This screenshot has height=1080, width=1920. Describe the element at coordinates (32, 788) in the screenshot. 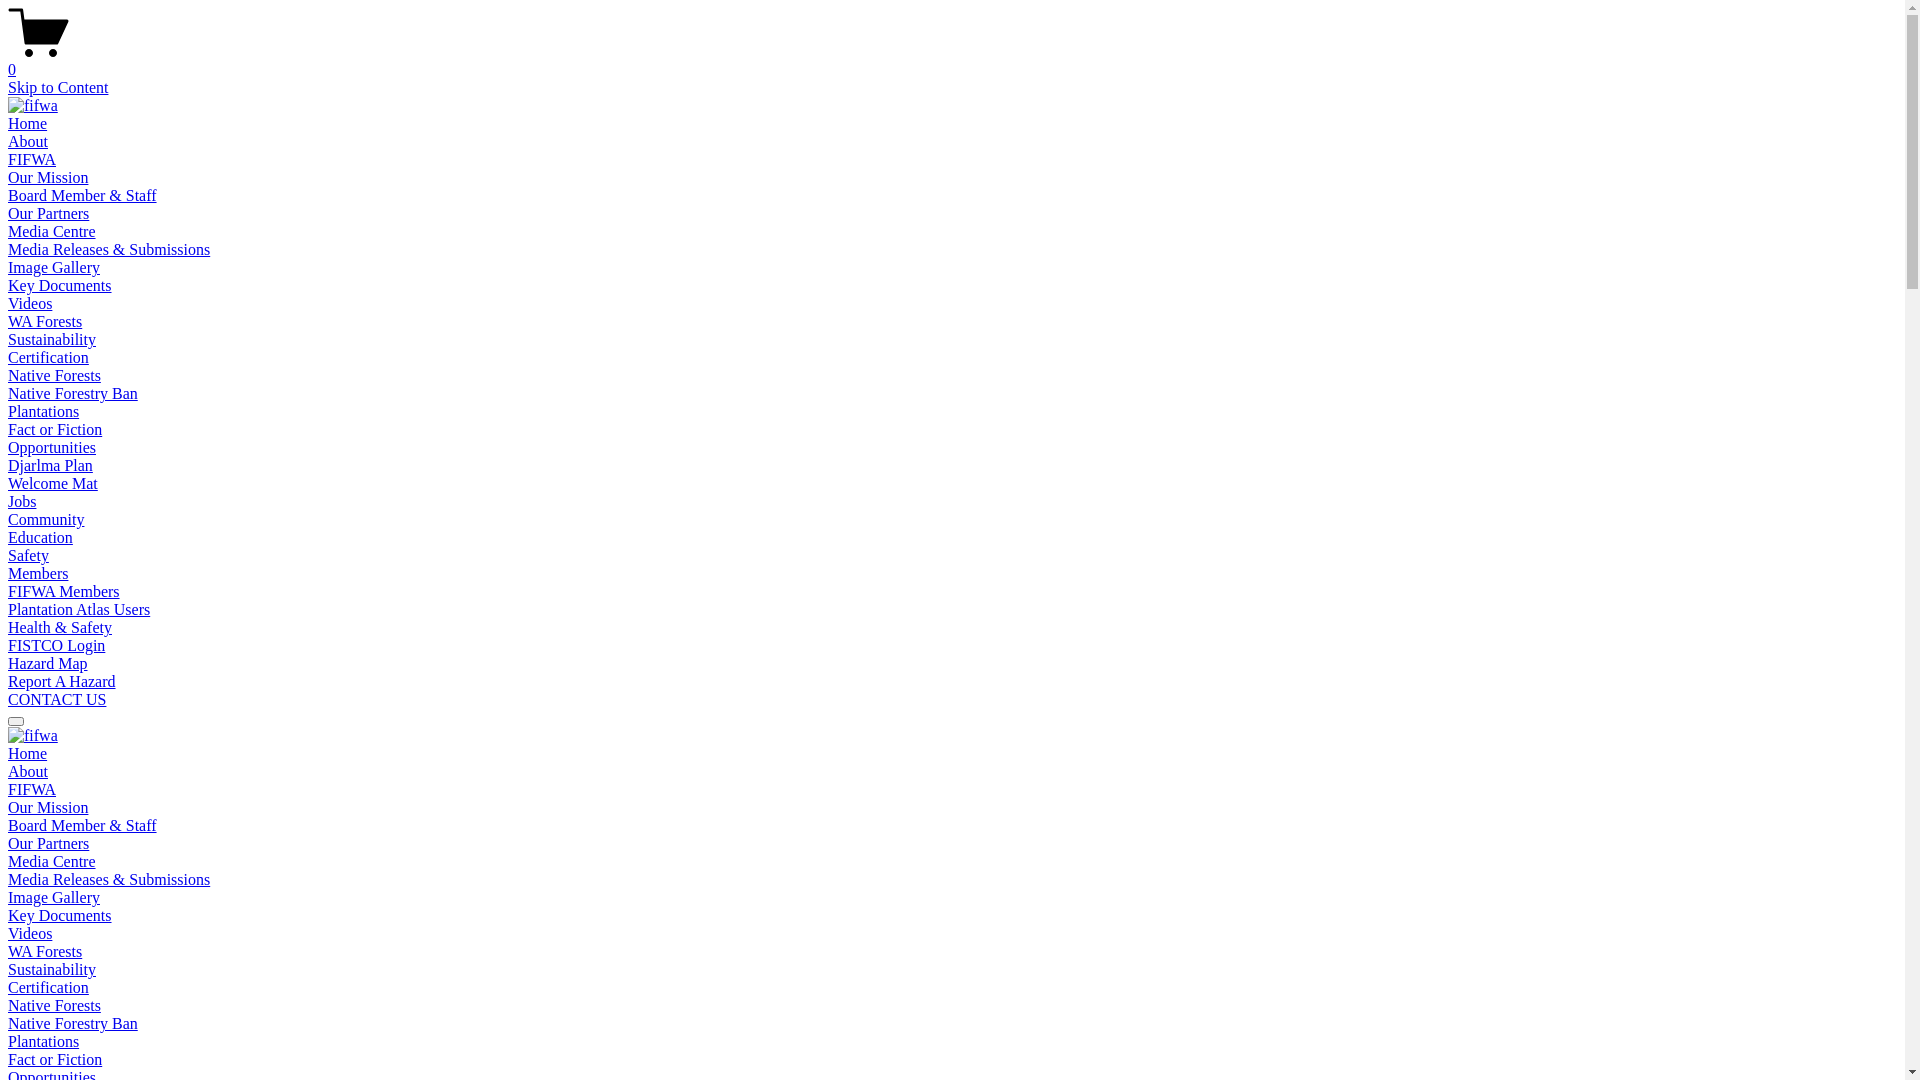

I see `'FIFWA'` at that location.